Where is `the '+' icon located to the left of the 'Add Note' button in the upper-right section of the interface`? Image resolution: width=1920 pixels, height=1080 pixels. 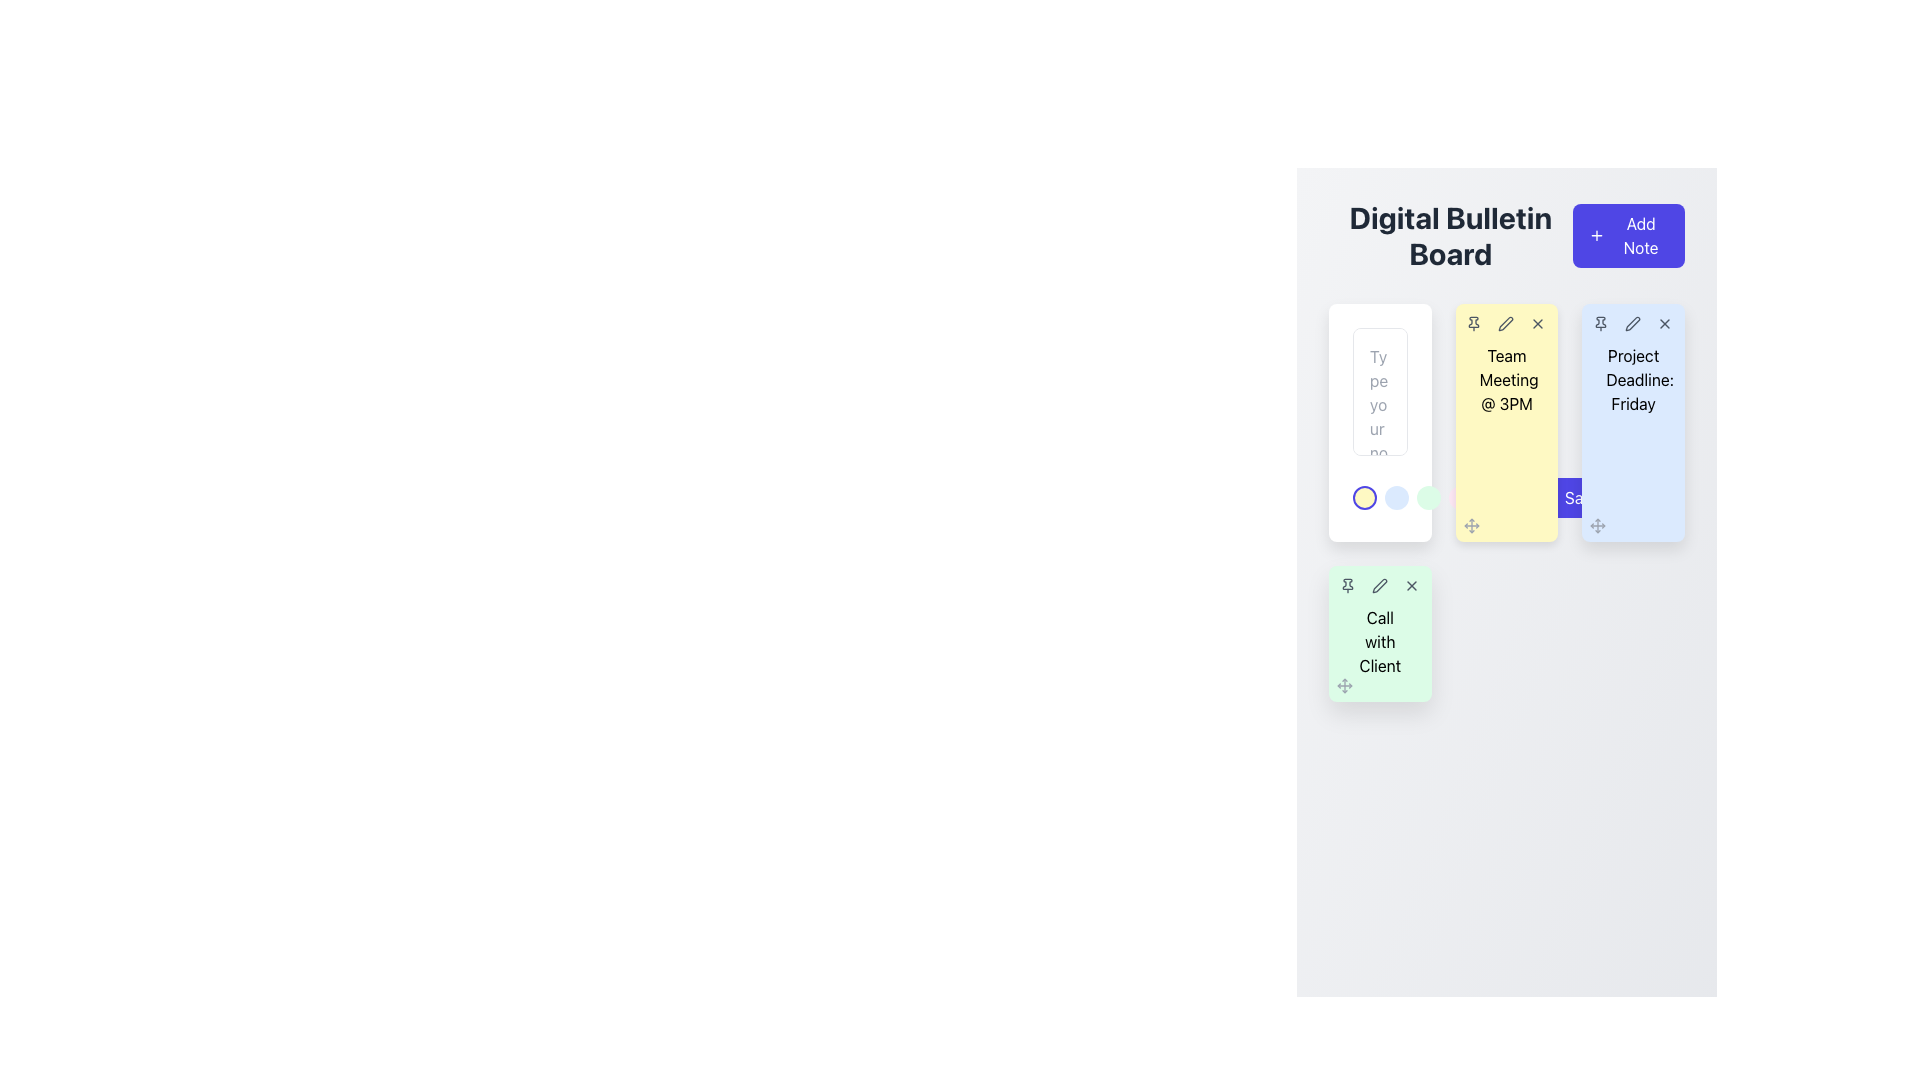 the '+' icon located to the left of the 'Add Note' button in the upper-right section of the interface is located at coordinates (1595, 234).